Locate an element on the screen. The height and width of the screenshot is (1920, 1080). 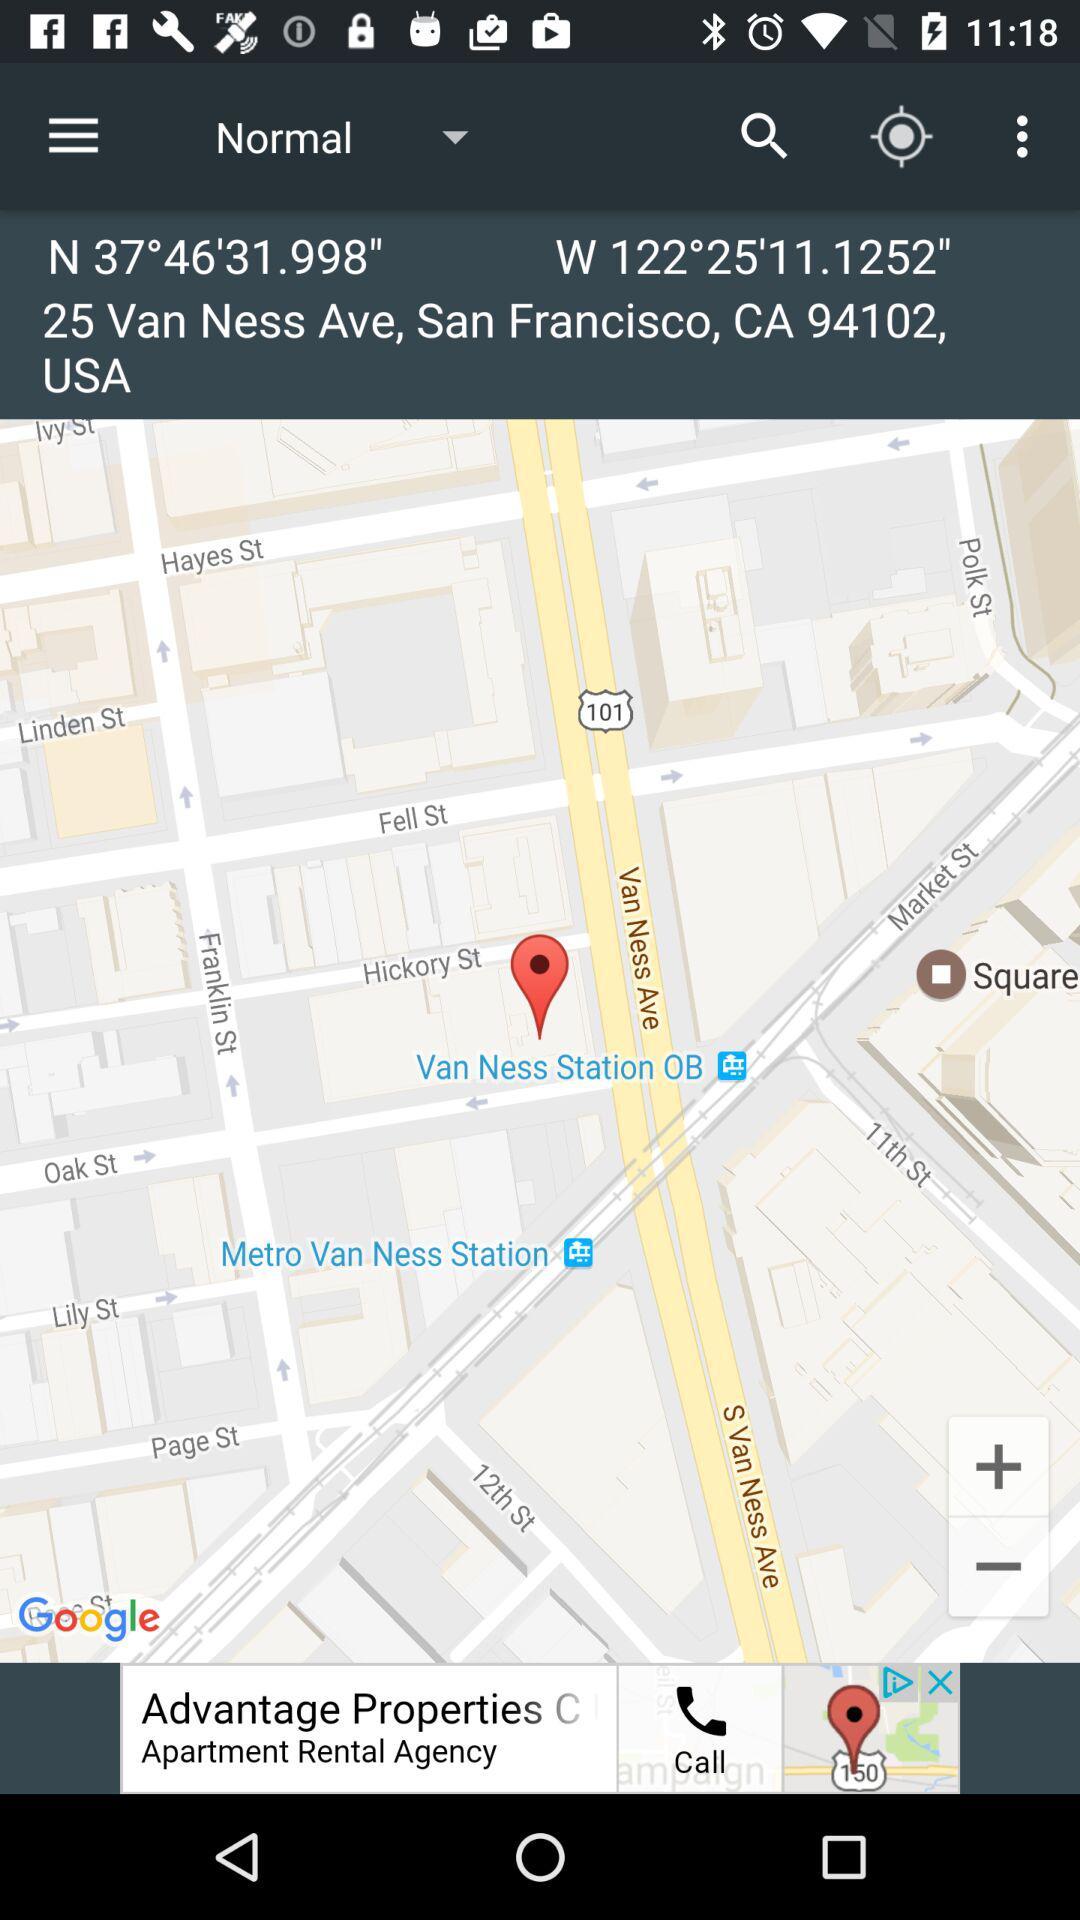
advertisement page is located at coordinates (540, 1727).